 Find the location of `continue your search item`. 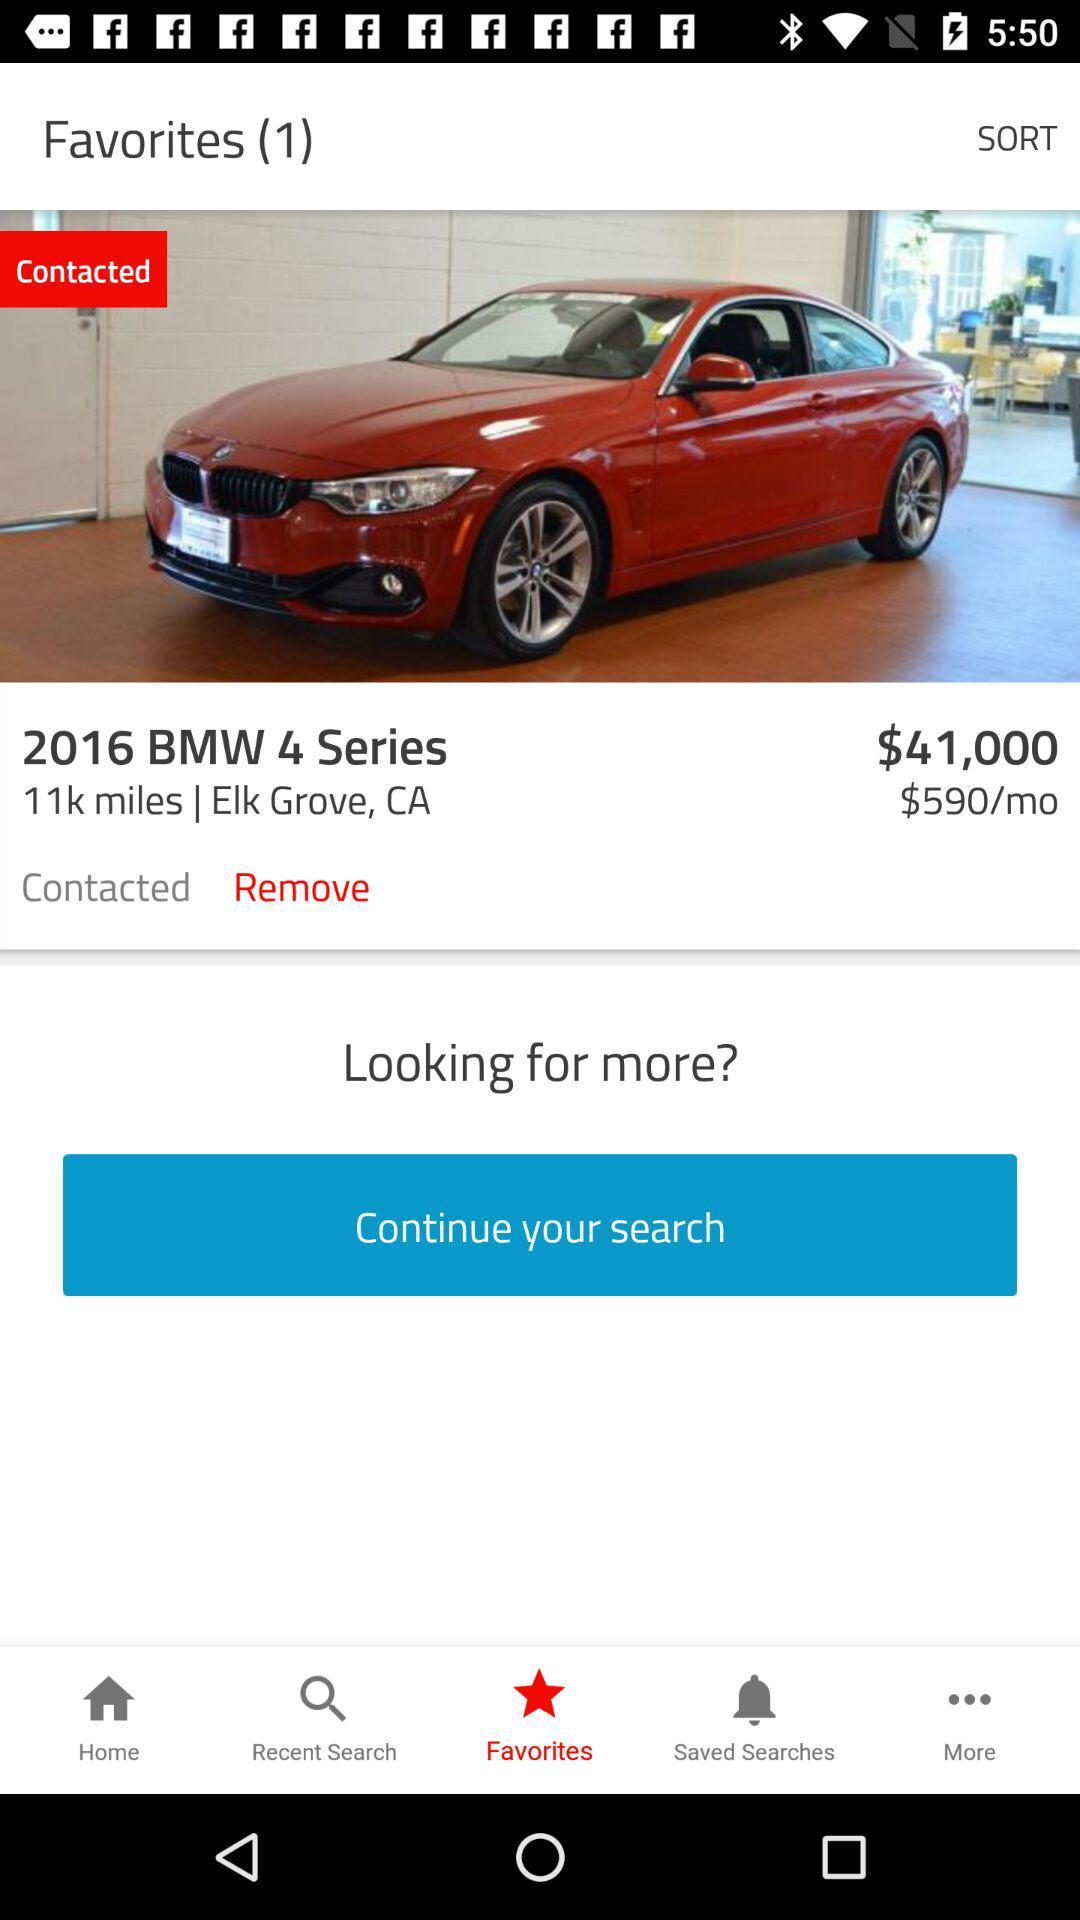

continue your search item is located at coordinates (540, 1224).